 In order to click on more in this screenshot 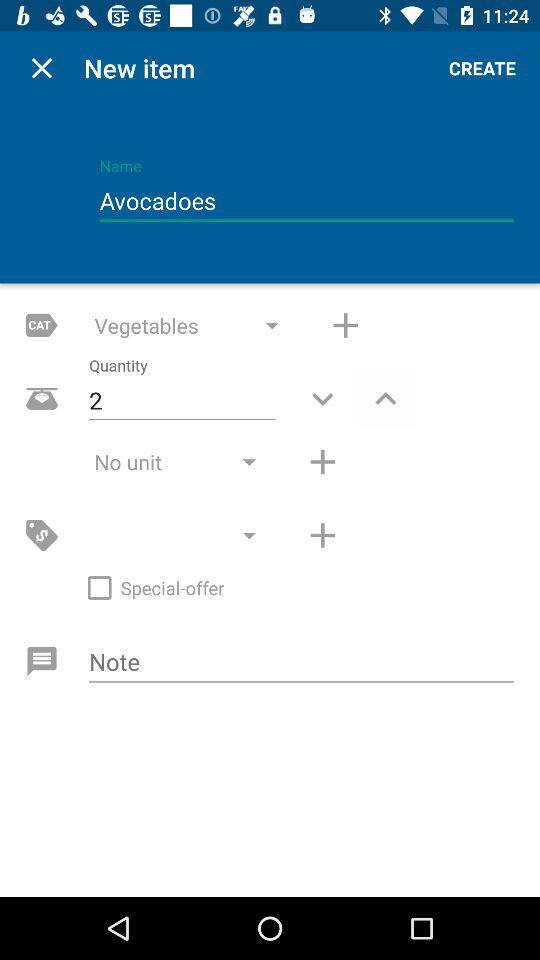, I will do `click(322, 534)`.